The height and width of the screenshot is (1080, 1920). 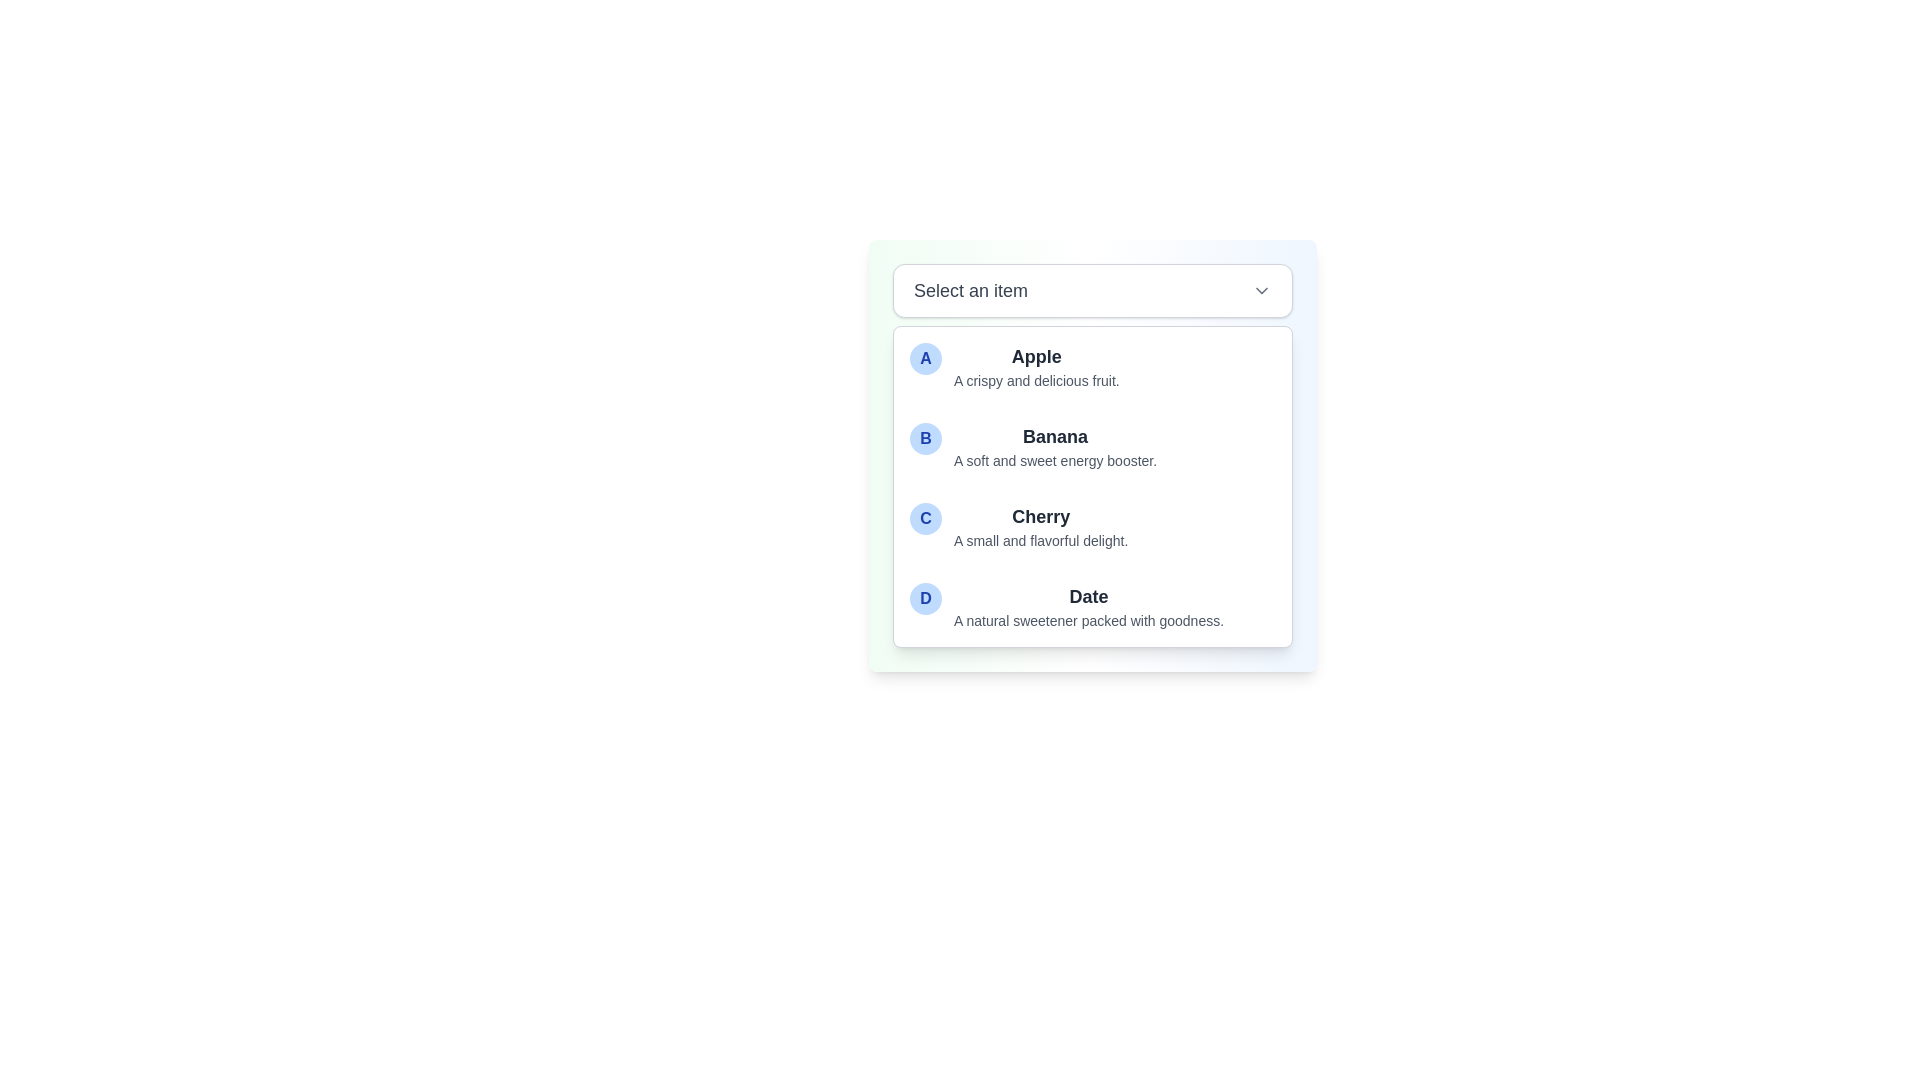 I want to click on the static text providing additional information about 'Apple', located under the 'Apple' title in the dropdown-like list, so click(x=1036, y=381).